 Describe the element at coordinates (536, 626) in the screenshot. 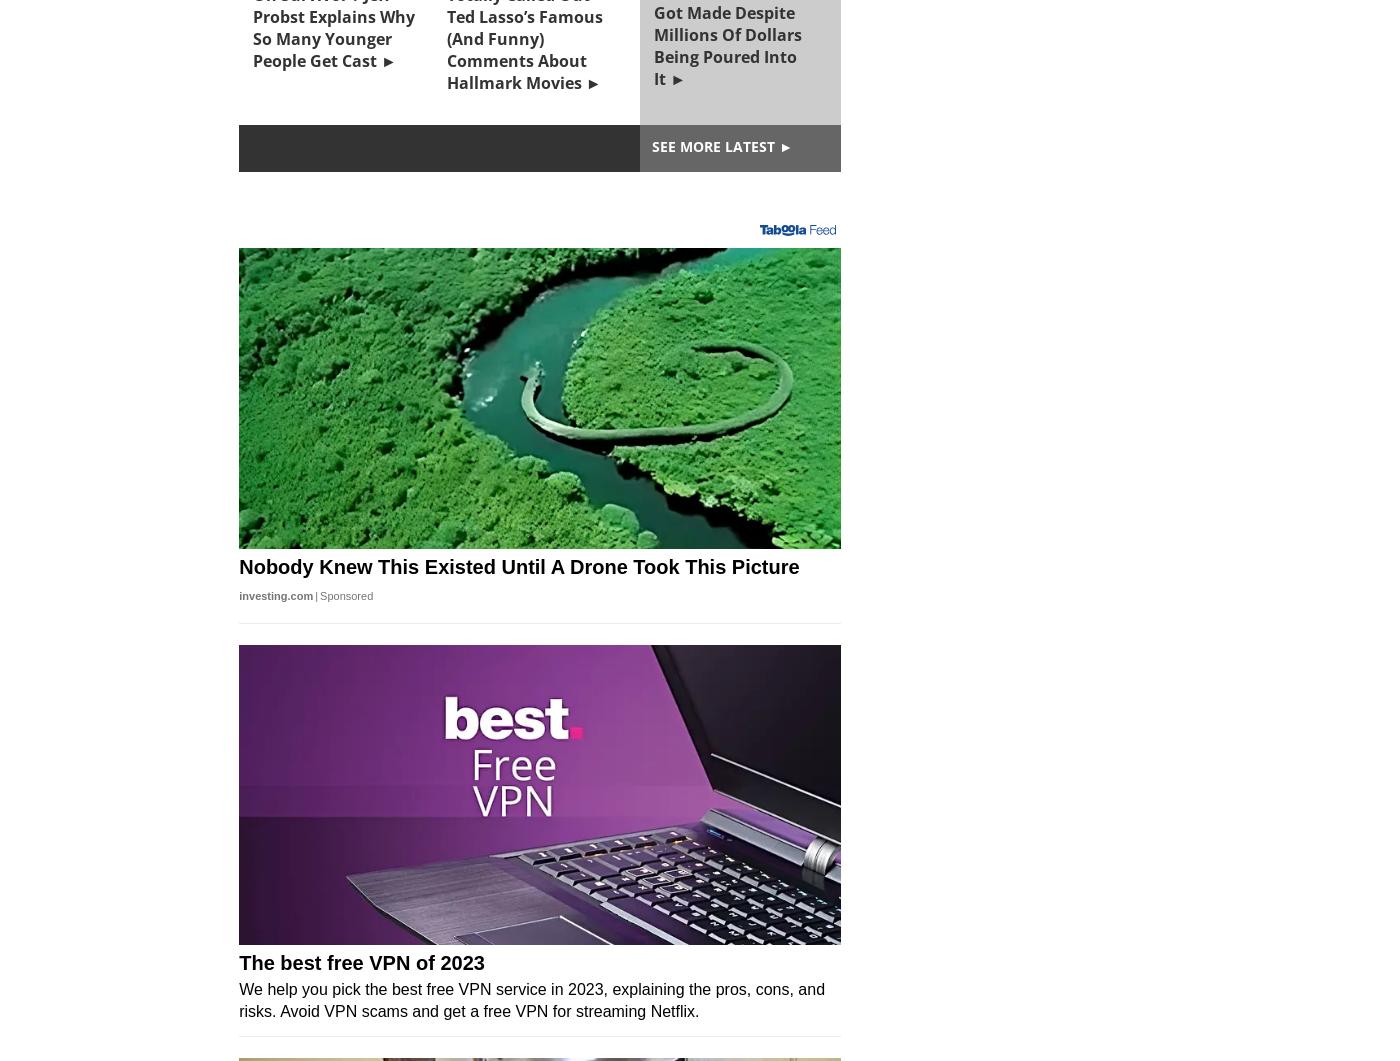

I see `'The Golden Bachelor seems to be having one specific problem that hasn't been an issue to this degree on the other Bachelor Nation shows.'` at that location.